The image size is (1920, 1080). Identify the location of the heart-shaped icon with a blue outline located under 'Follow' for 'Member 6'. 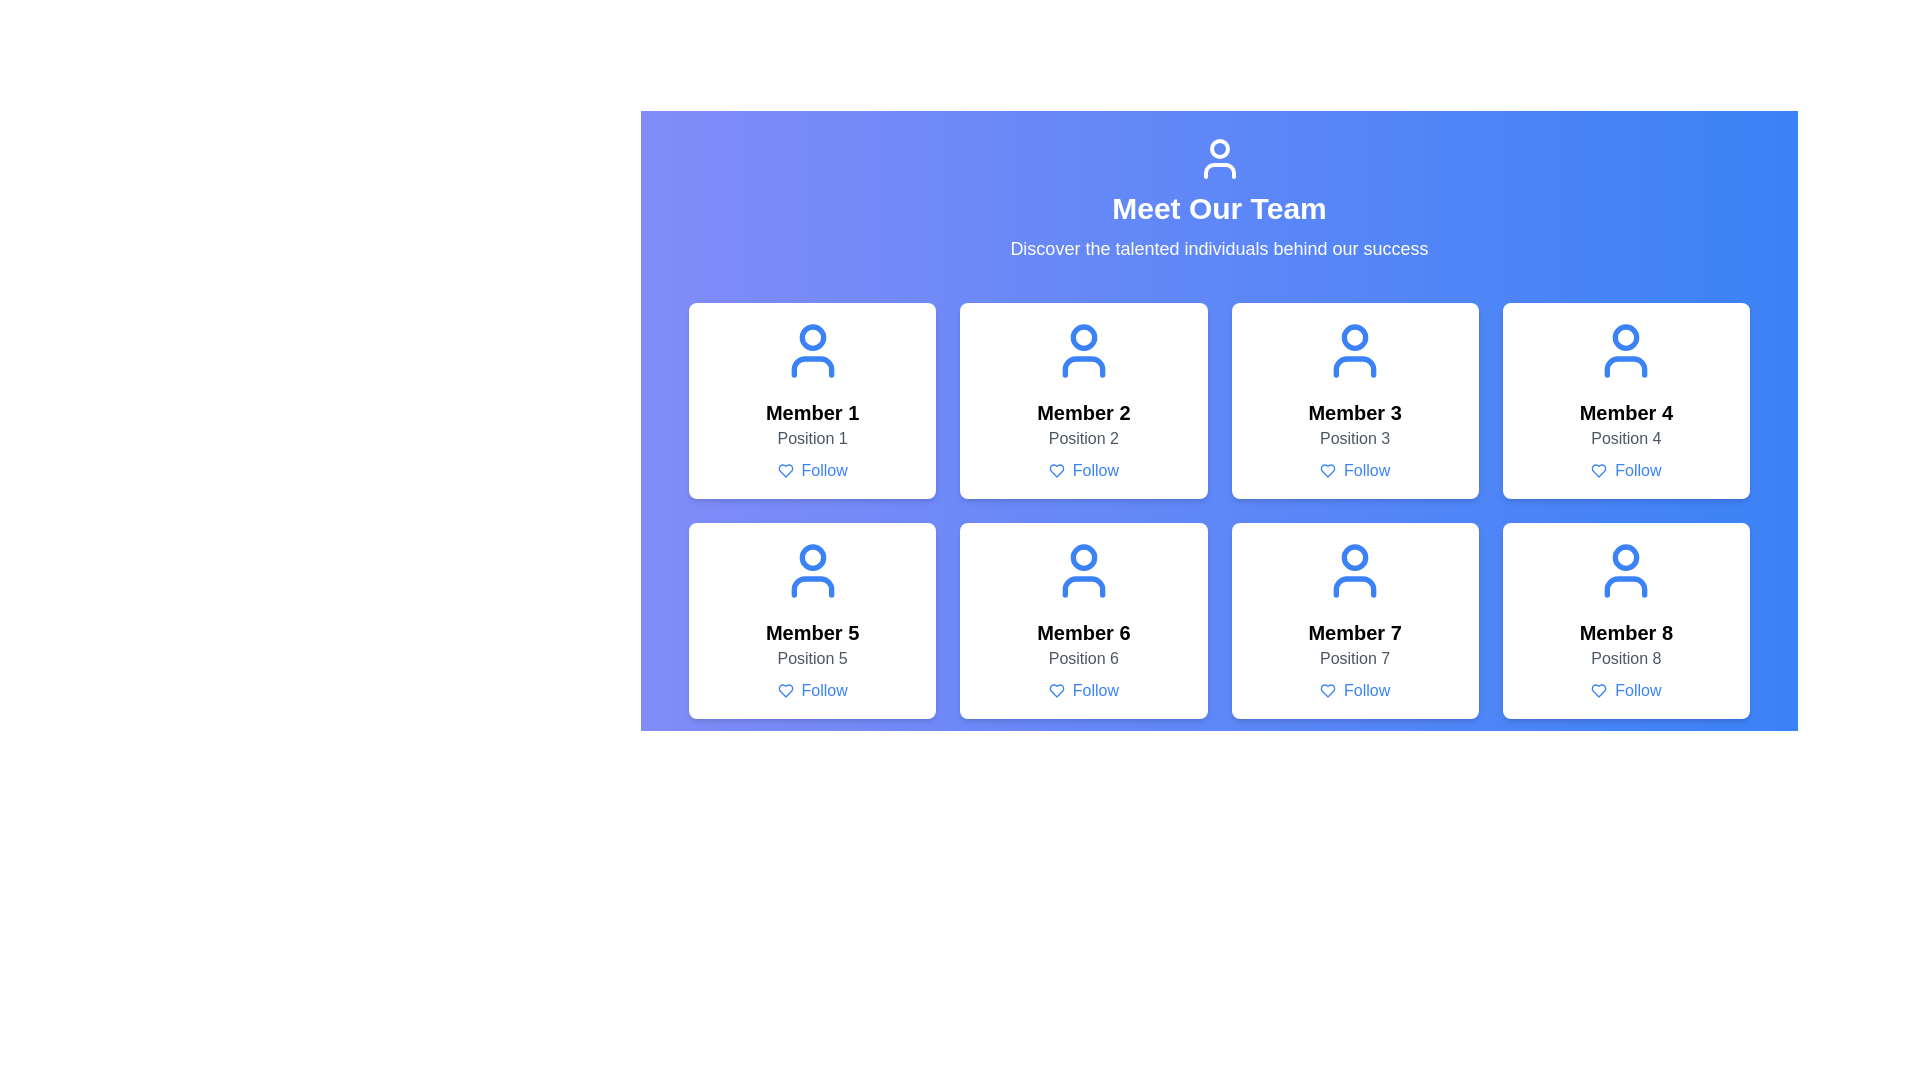
(1055, 689).